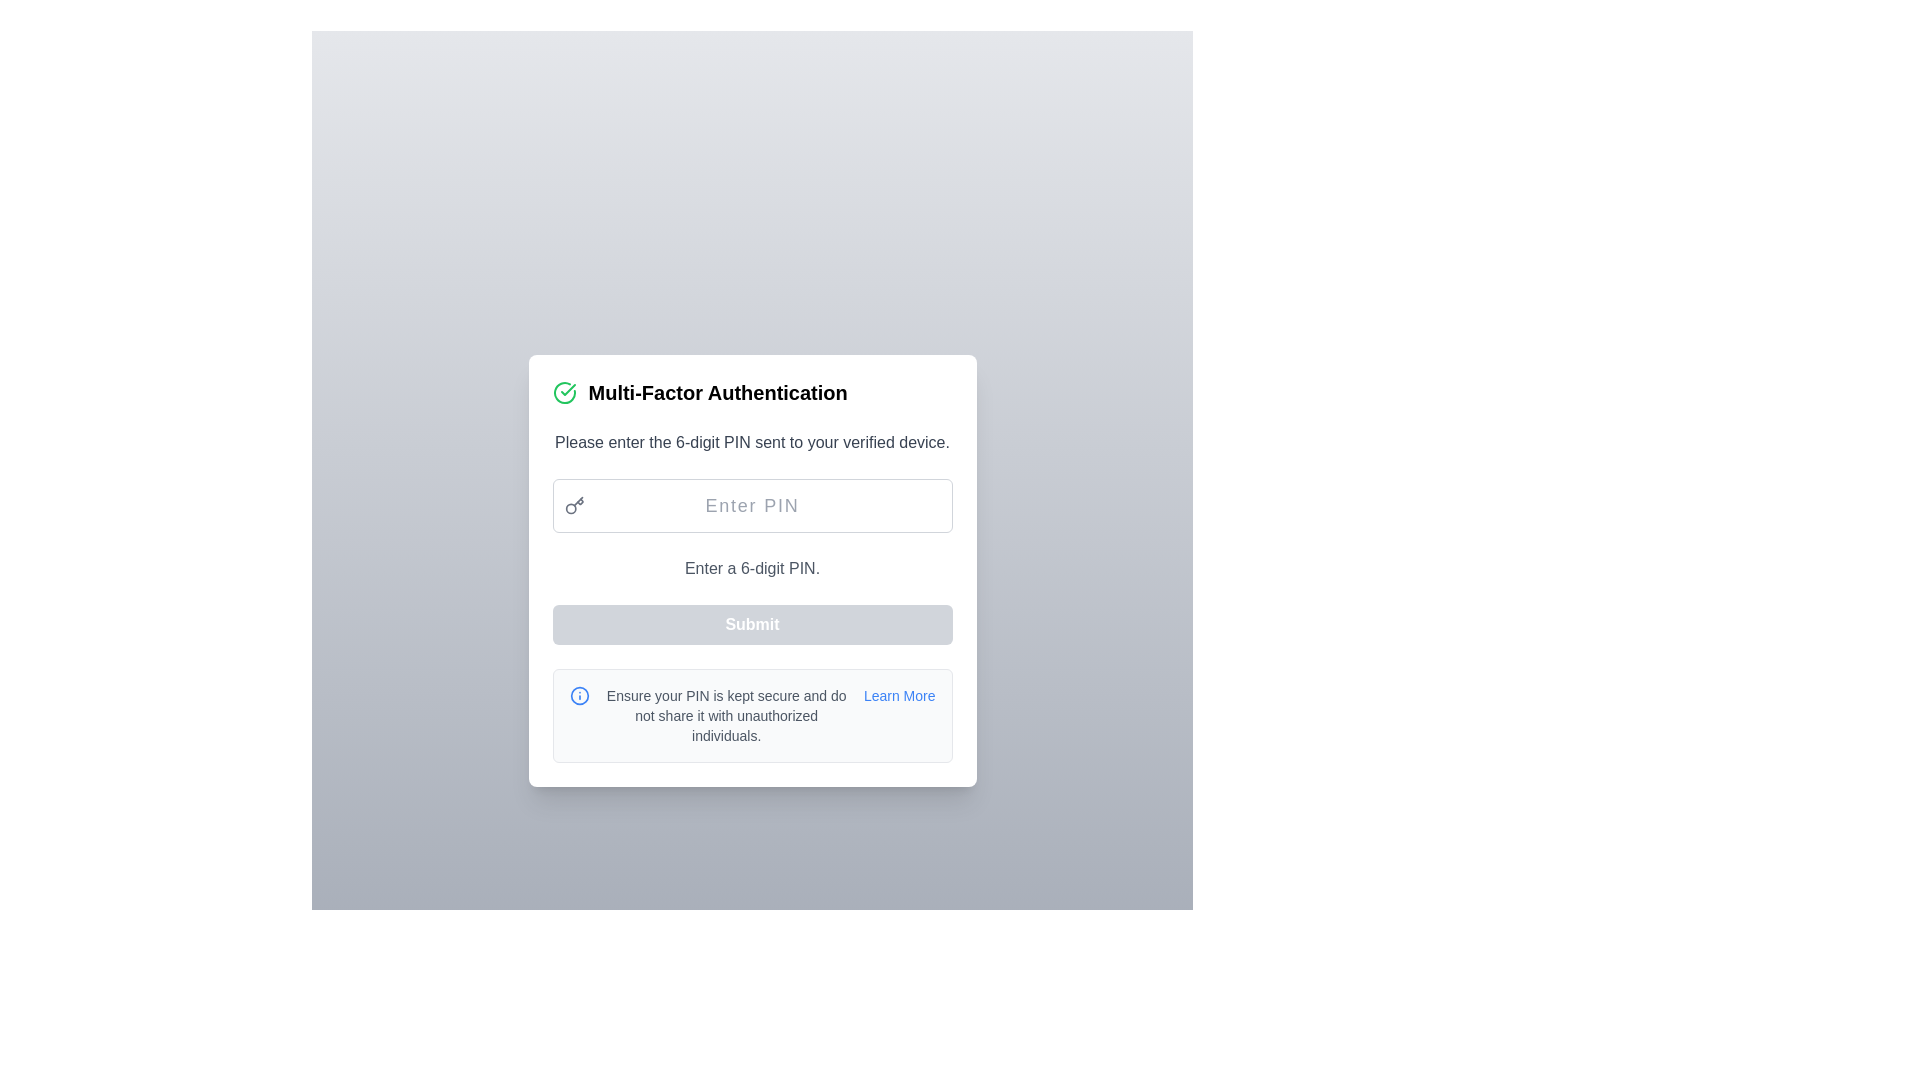 This screenshot has width=1920, height=1080. Describe the element at coordinates (569, 507) in the screenshot. I see `the small circular component within the key icon located to the left of the 'Enter PIN' input field on the multi-factor authentication interface` at that location.